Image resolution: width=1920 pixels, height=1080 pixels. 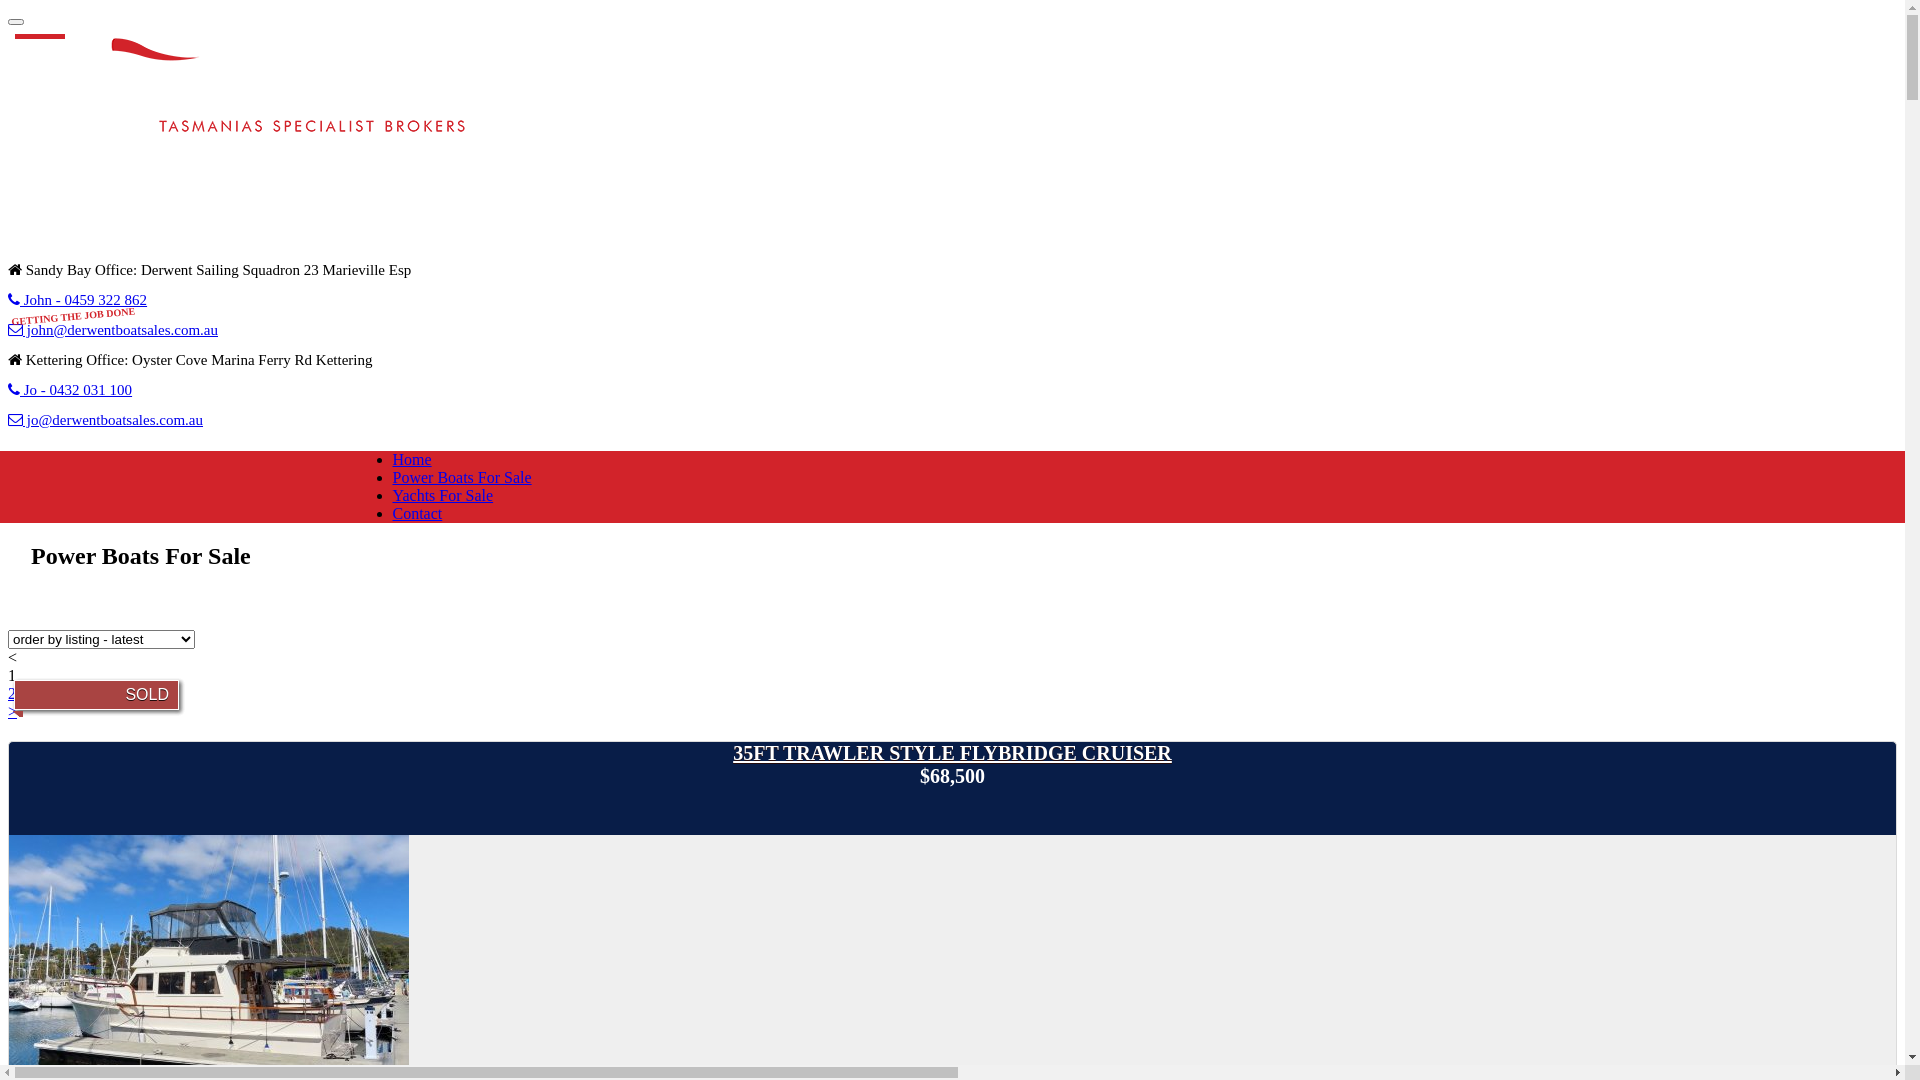 I want to click on 'Power Boats For Sale', so click(x=460, y=477).